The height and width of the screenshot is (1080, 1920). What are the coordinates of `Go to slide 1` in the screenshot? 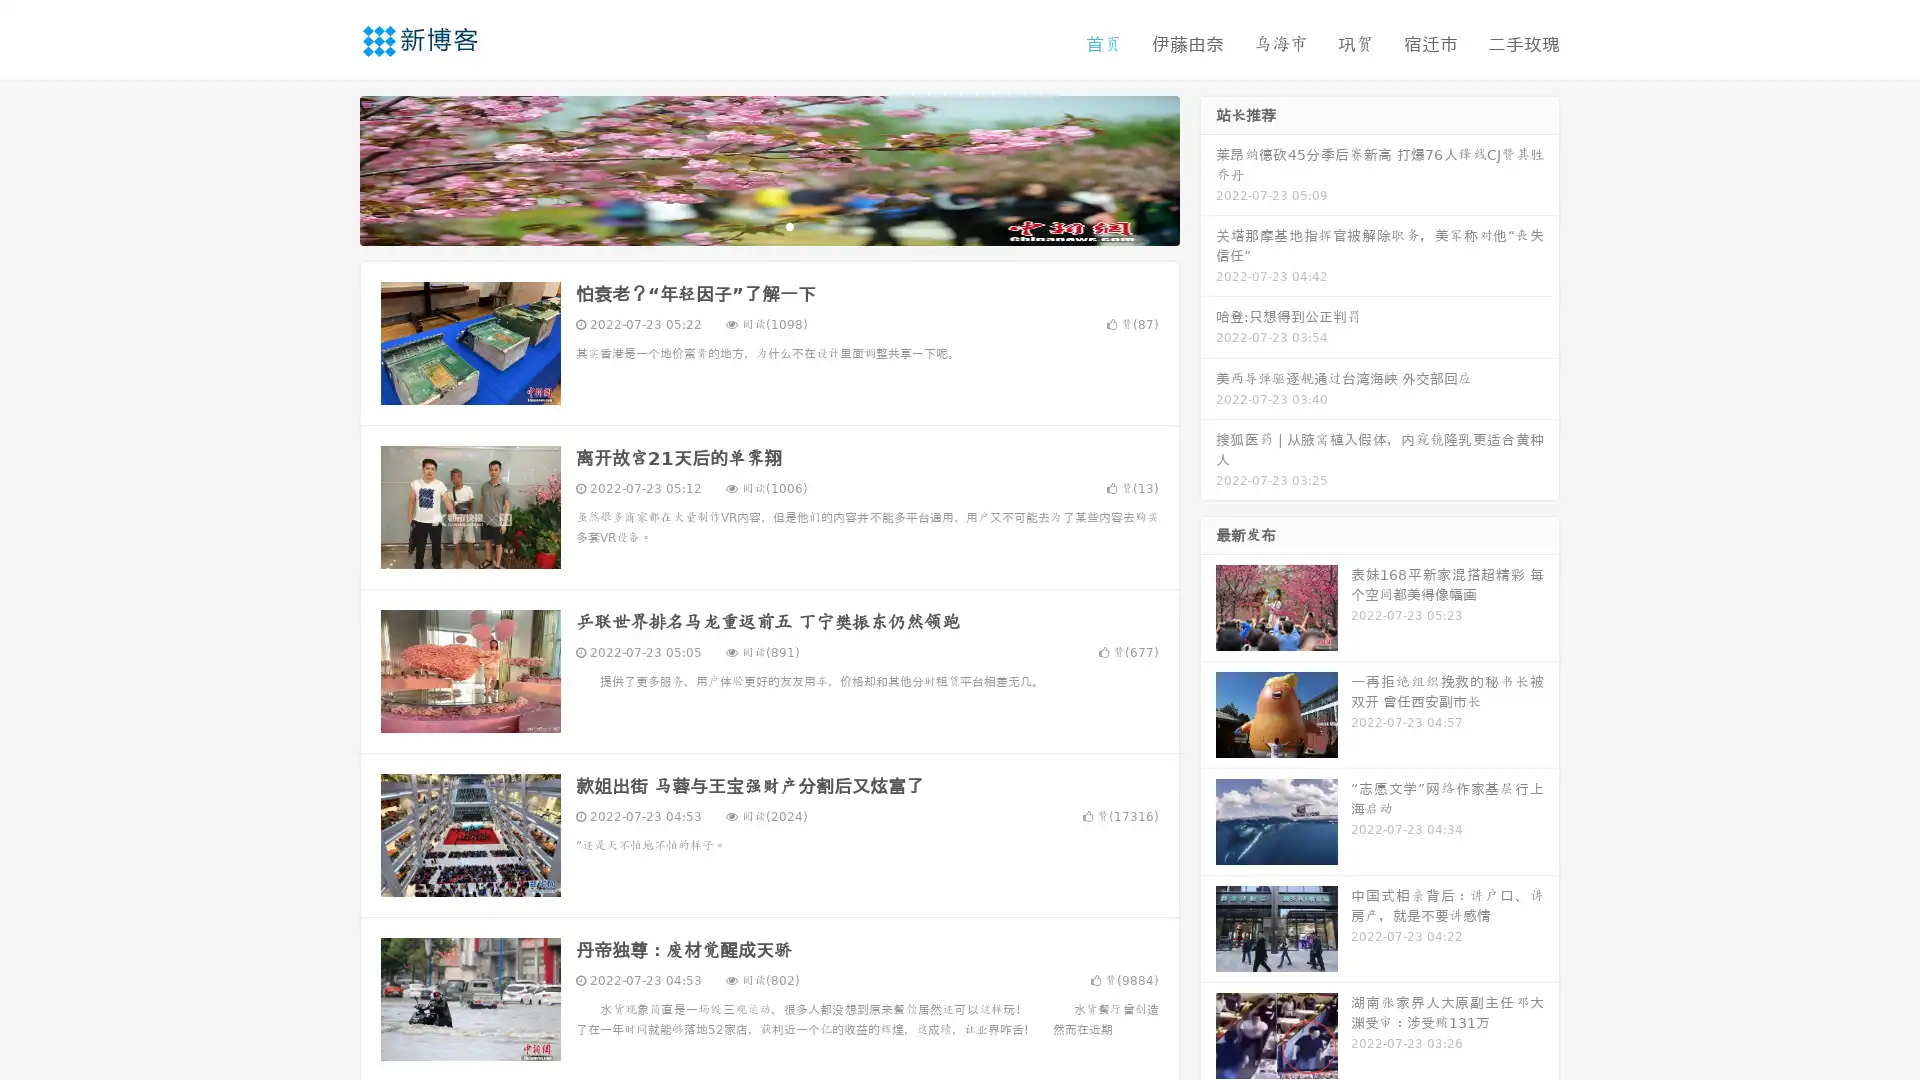 It's located at (748, 225).